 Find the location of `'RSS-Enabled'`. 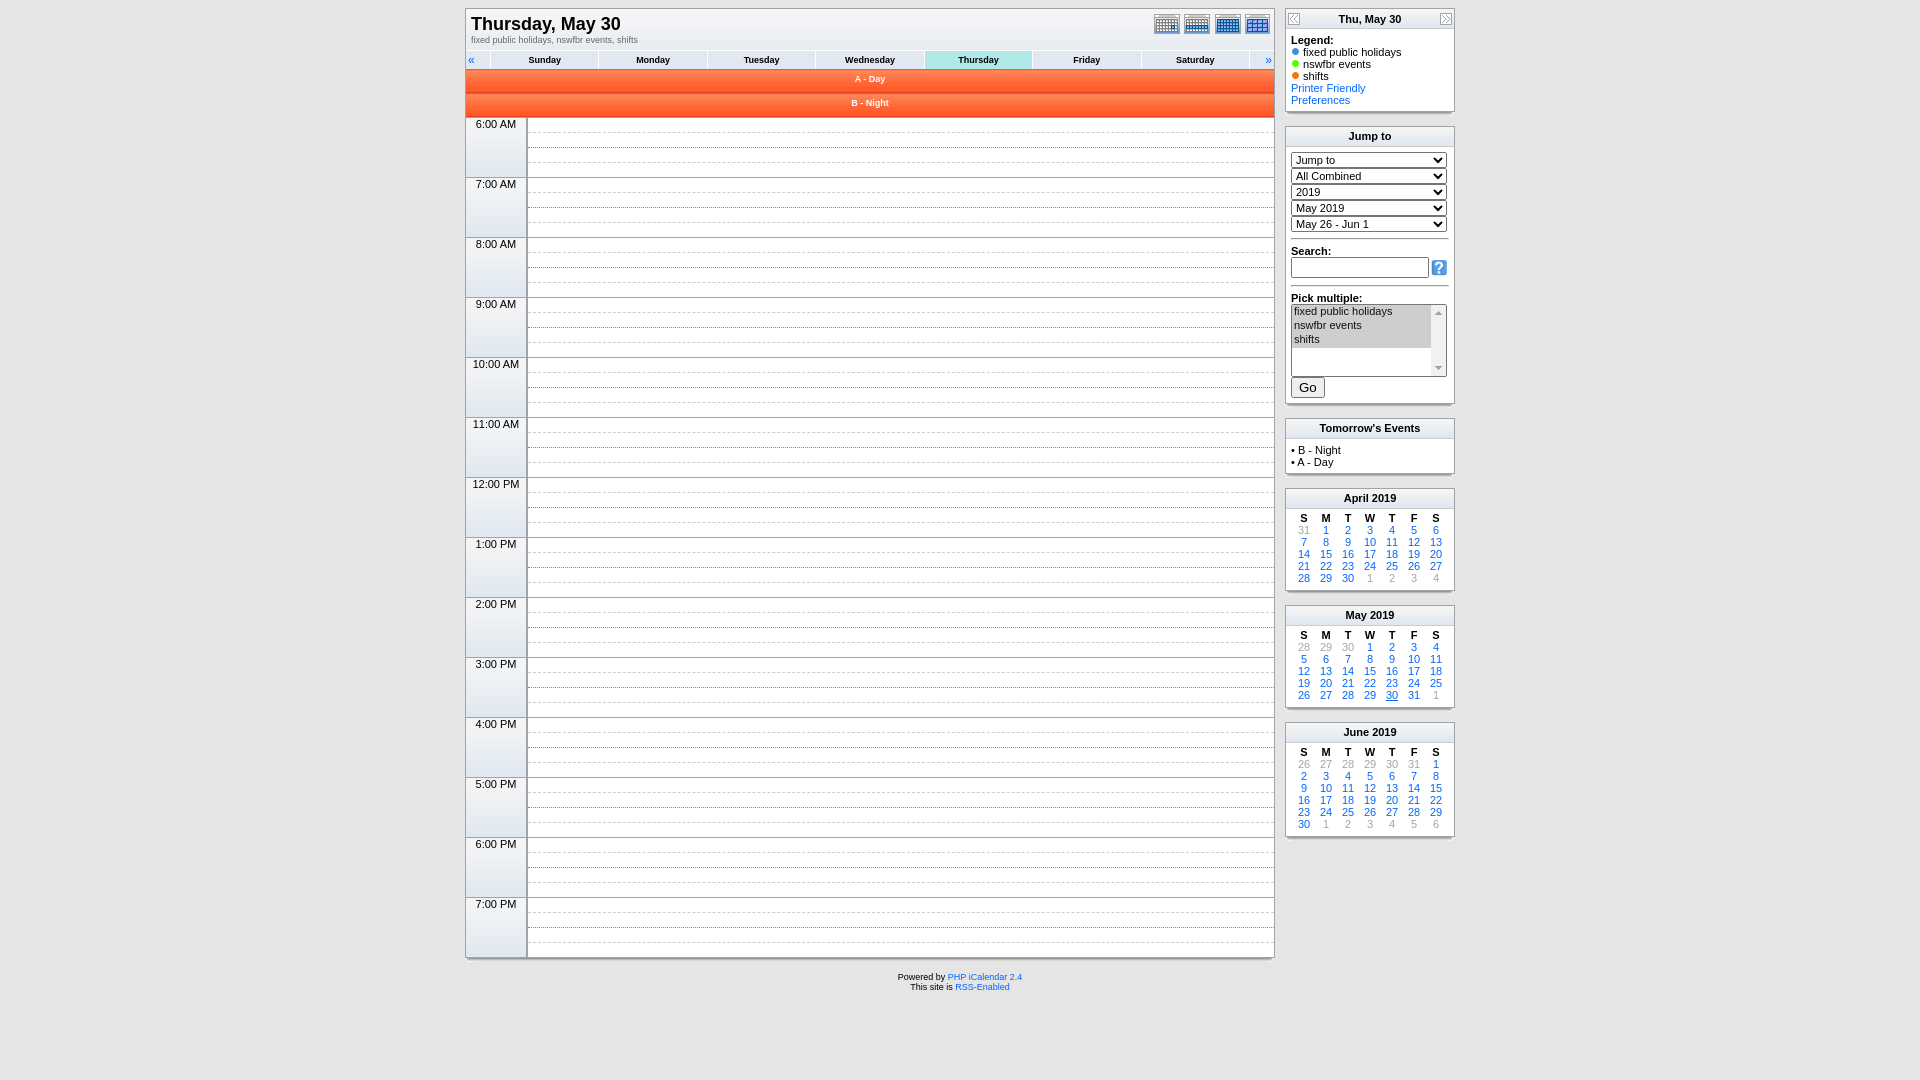

'RSS-Enabled' is located at coordinates (982, 986).